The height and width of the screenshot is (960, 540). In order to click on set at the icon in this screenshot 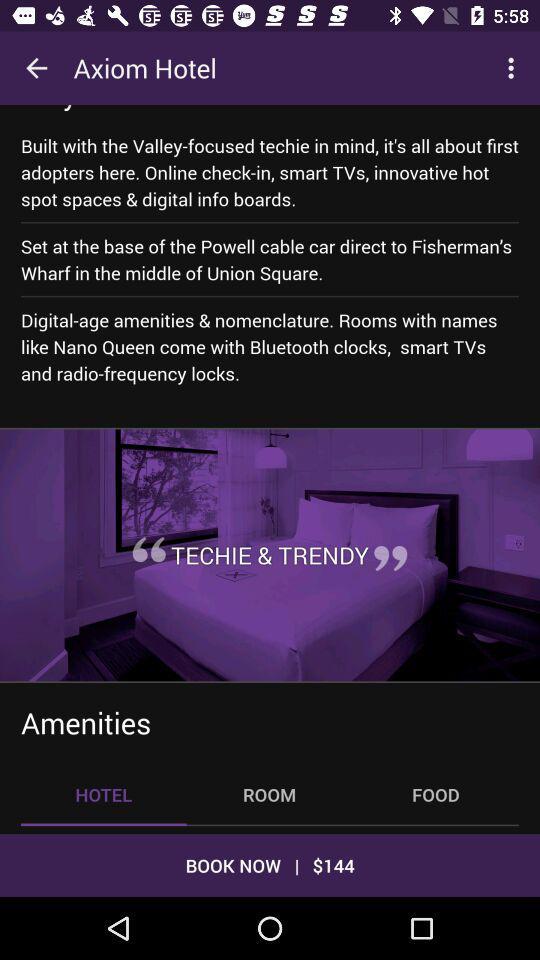, I will do `click(270, 258)`.